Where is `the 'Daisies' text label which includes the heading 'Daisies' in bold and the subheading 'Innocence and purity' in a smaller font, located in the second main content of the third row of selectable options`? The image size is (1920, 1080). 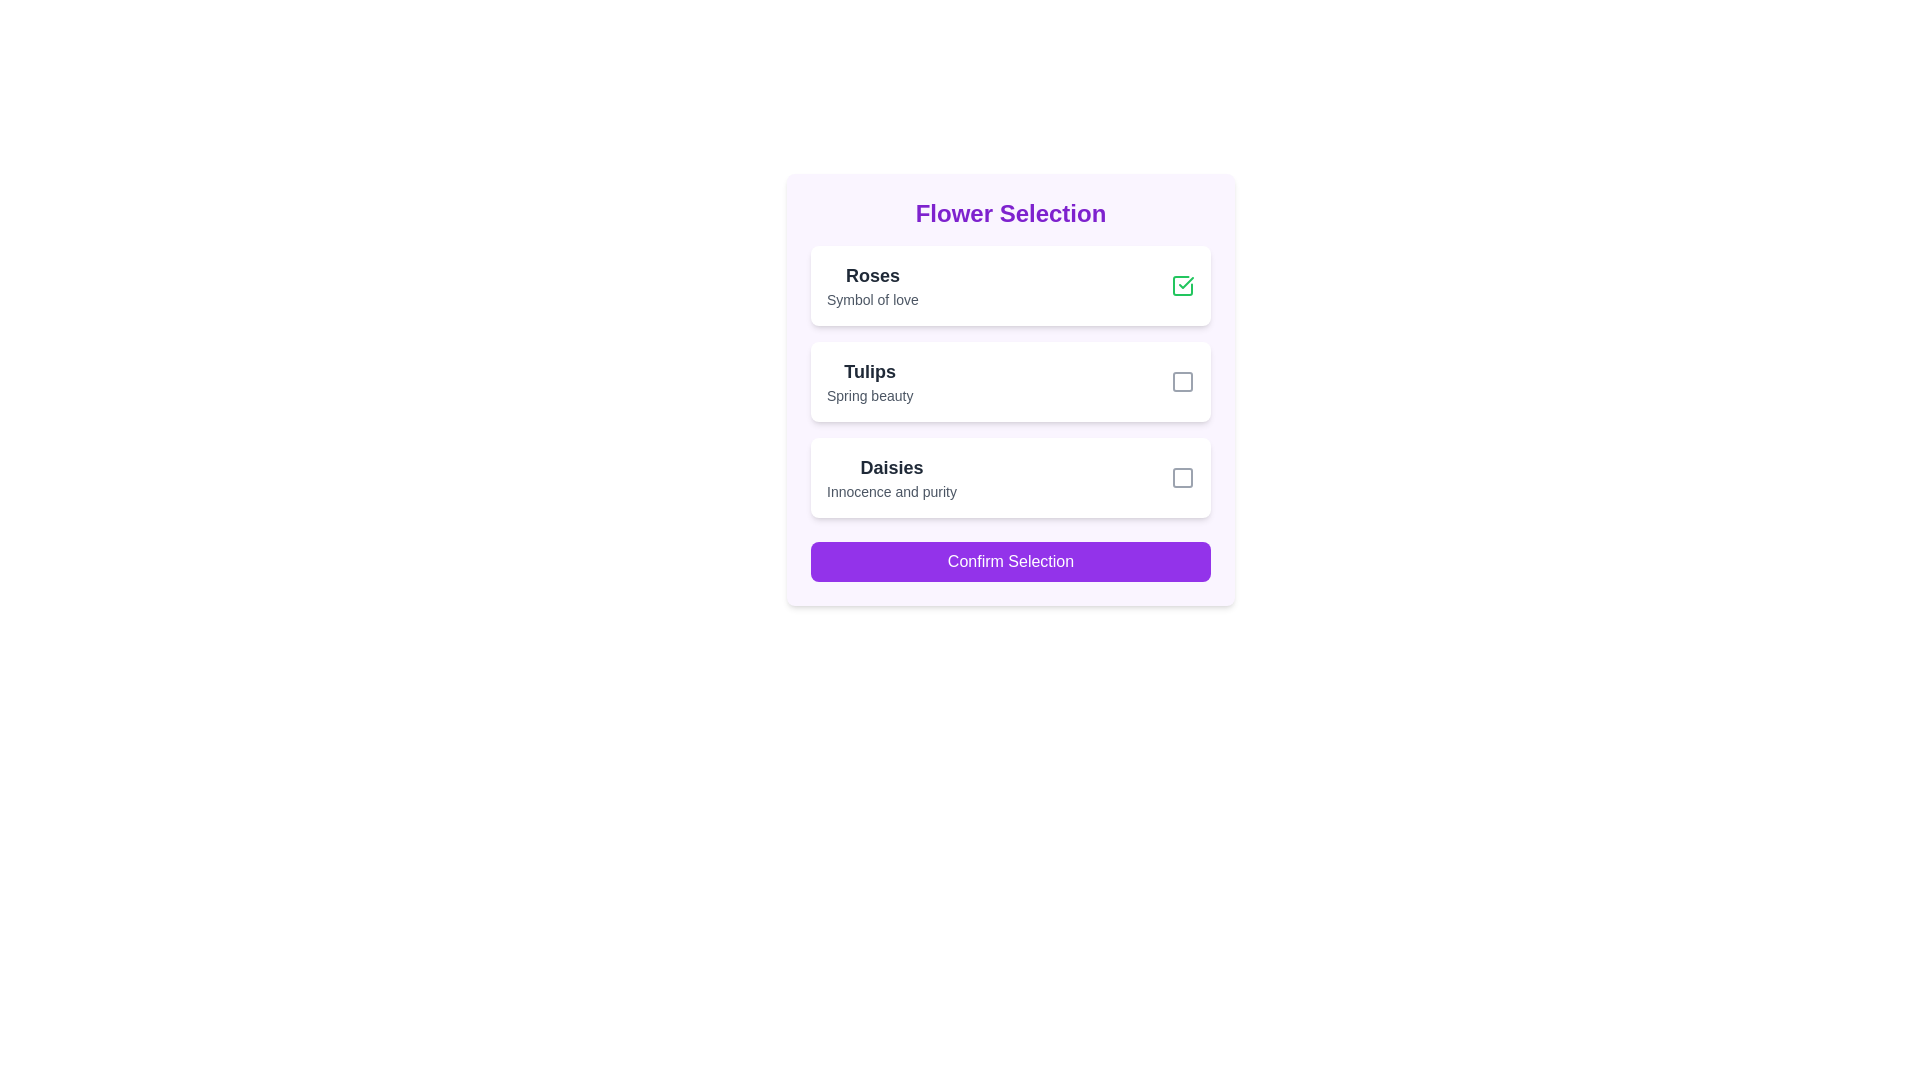 the 'Daisies' text label which includes the heading 'Daisies' in bold and the subheading 'Innocence and purity' in a smaller font, located in the second main content of the third row of selectable options is located at coordinates (891, 478).